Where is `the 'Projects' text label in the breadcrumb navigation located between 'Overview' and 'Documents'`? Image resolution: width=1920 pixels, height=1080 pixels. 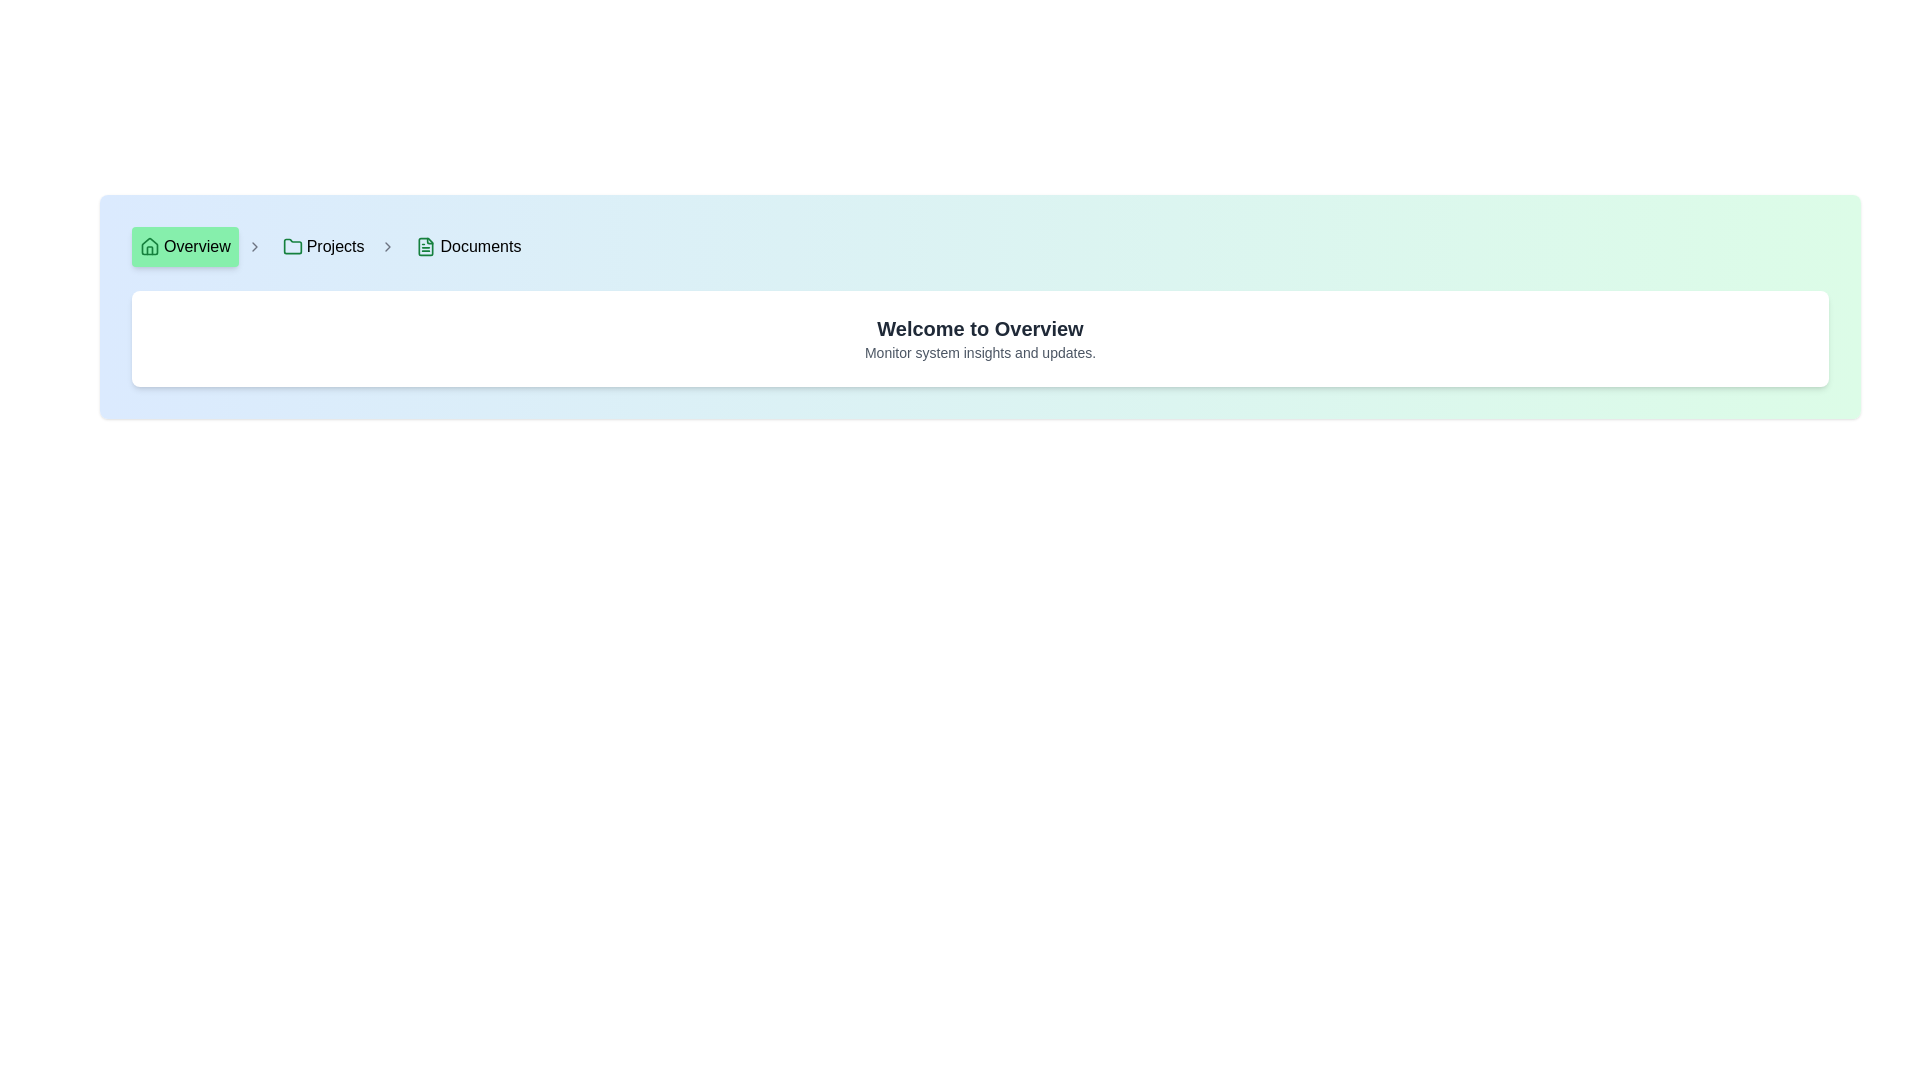 the 'Projects' text label in the breadcrumb navigation located between 'Overview' and 'Documents' is located at coordinates (335, 245).